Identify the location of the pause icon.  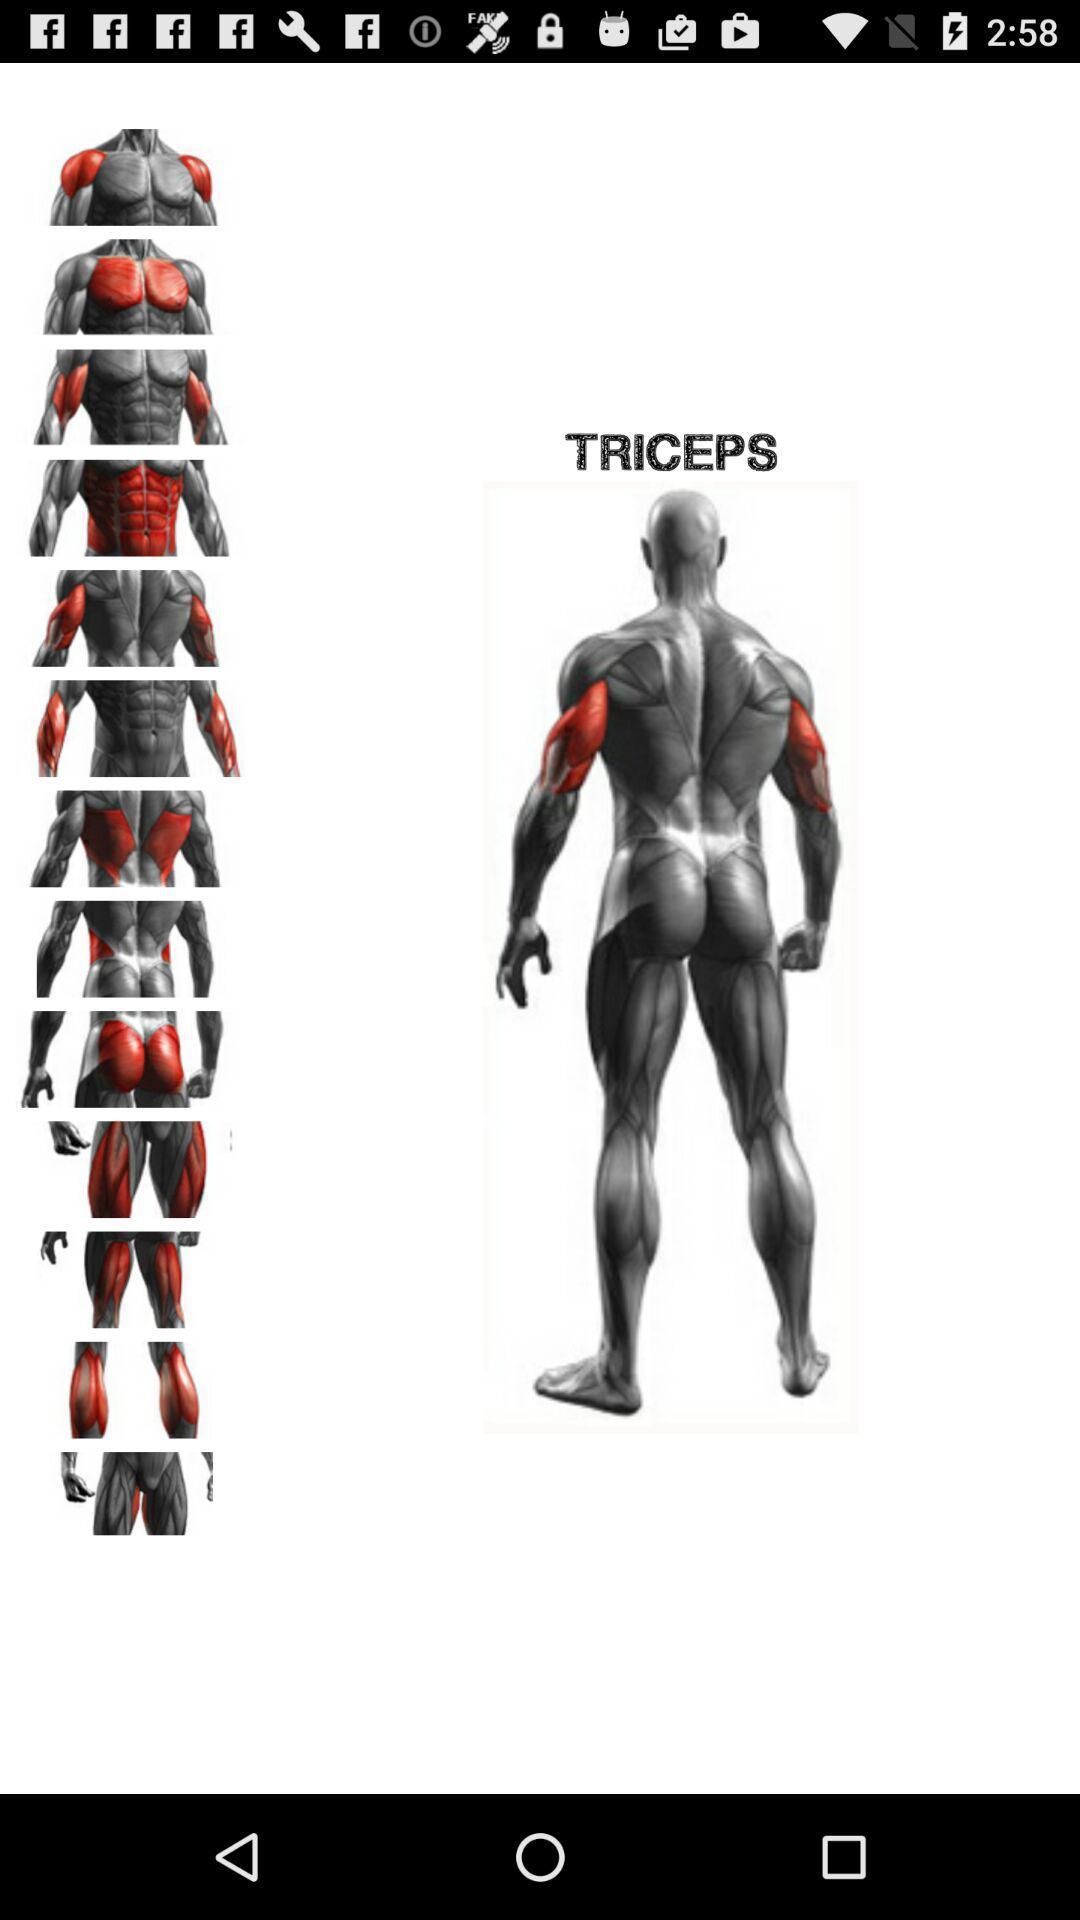
(131, 1008).